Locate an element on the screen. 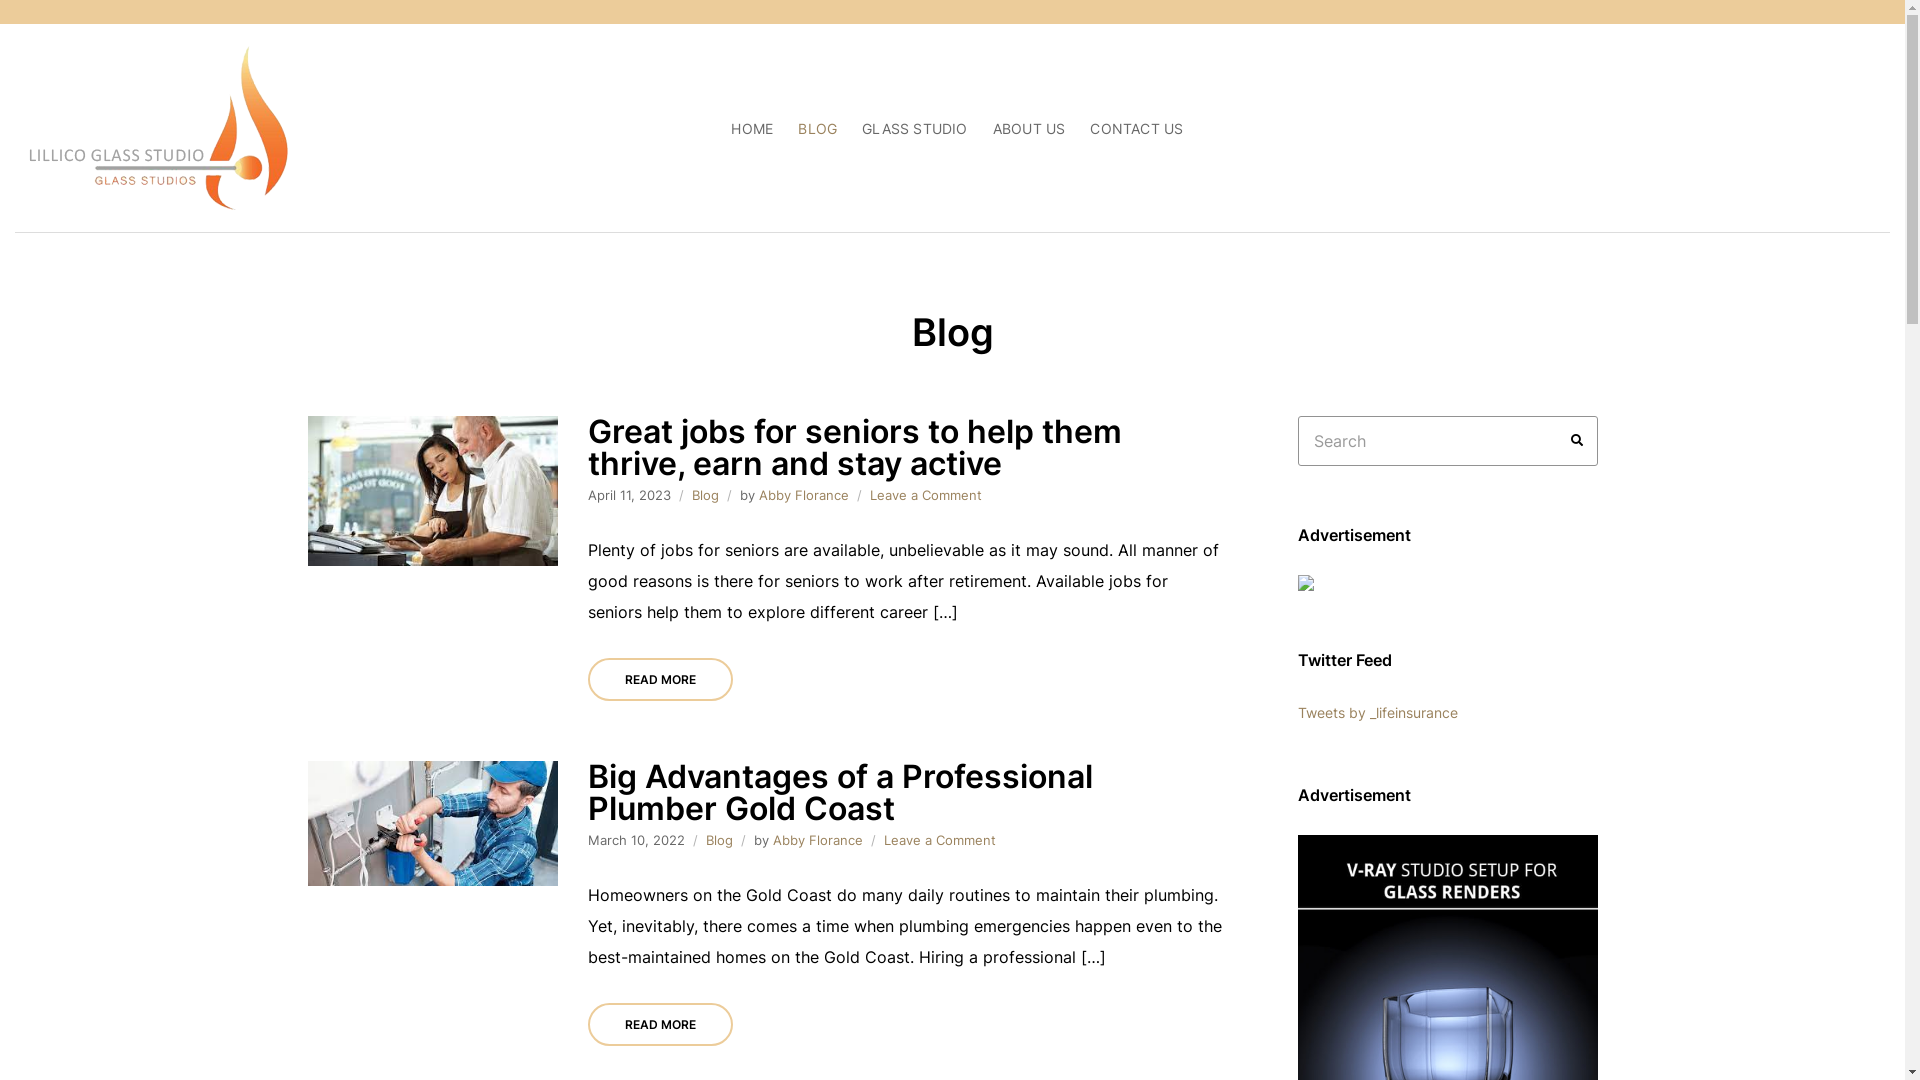  'HOME' is located at coordinates (751, 128).